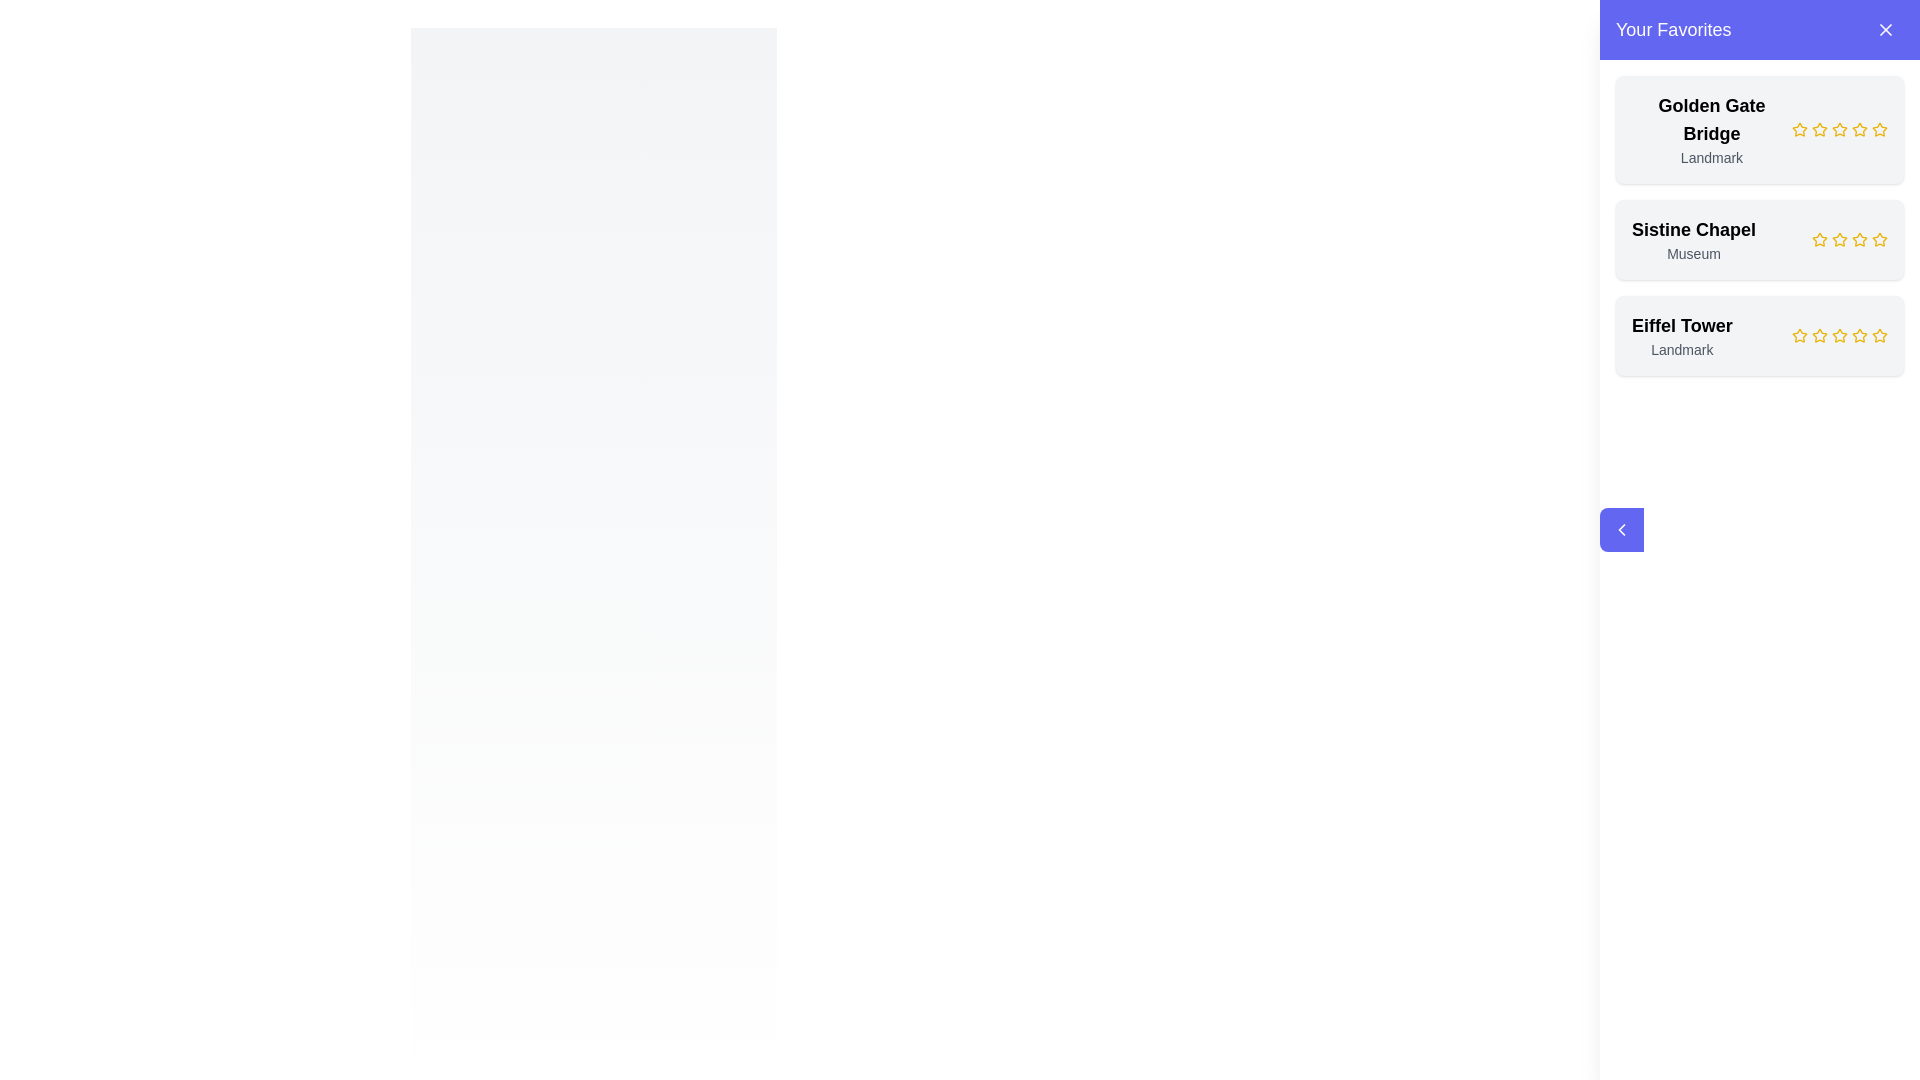 The width and height of the screenshot is (1920, 1080). What do you see at coordinates (1879, 130) in the screenshot?
I see `the fifth yellow star icon in the five-star rating system for the 'Golden Gate Bridge' in the 'Your Favorites' section` at bounding box center [1879, 130].